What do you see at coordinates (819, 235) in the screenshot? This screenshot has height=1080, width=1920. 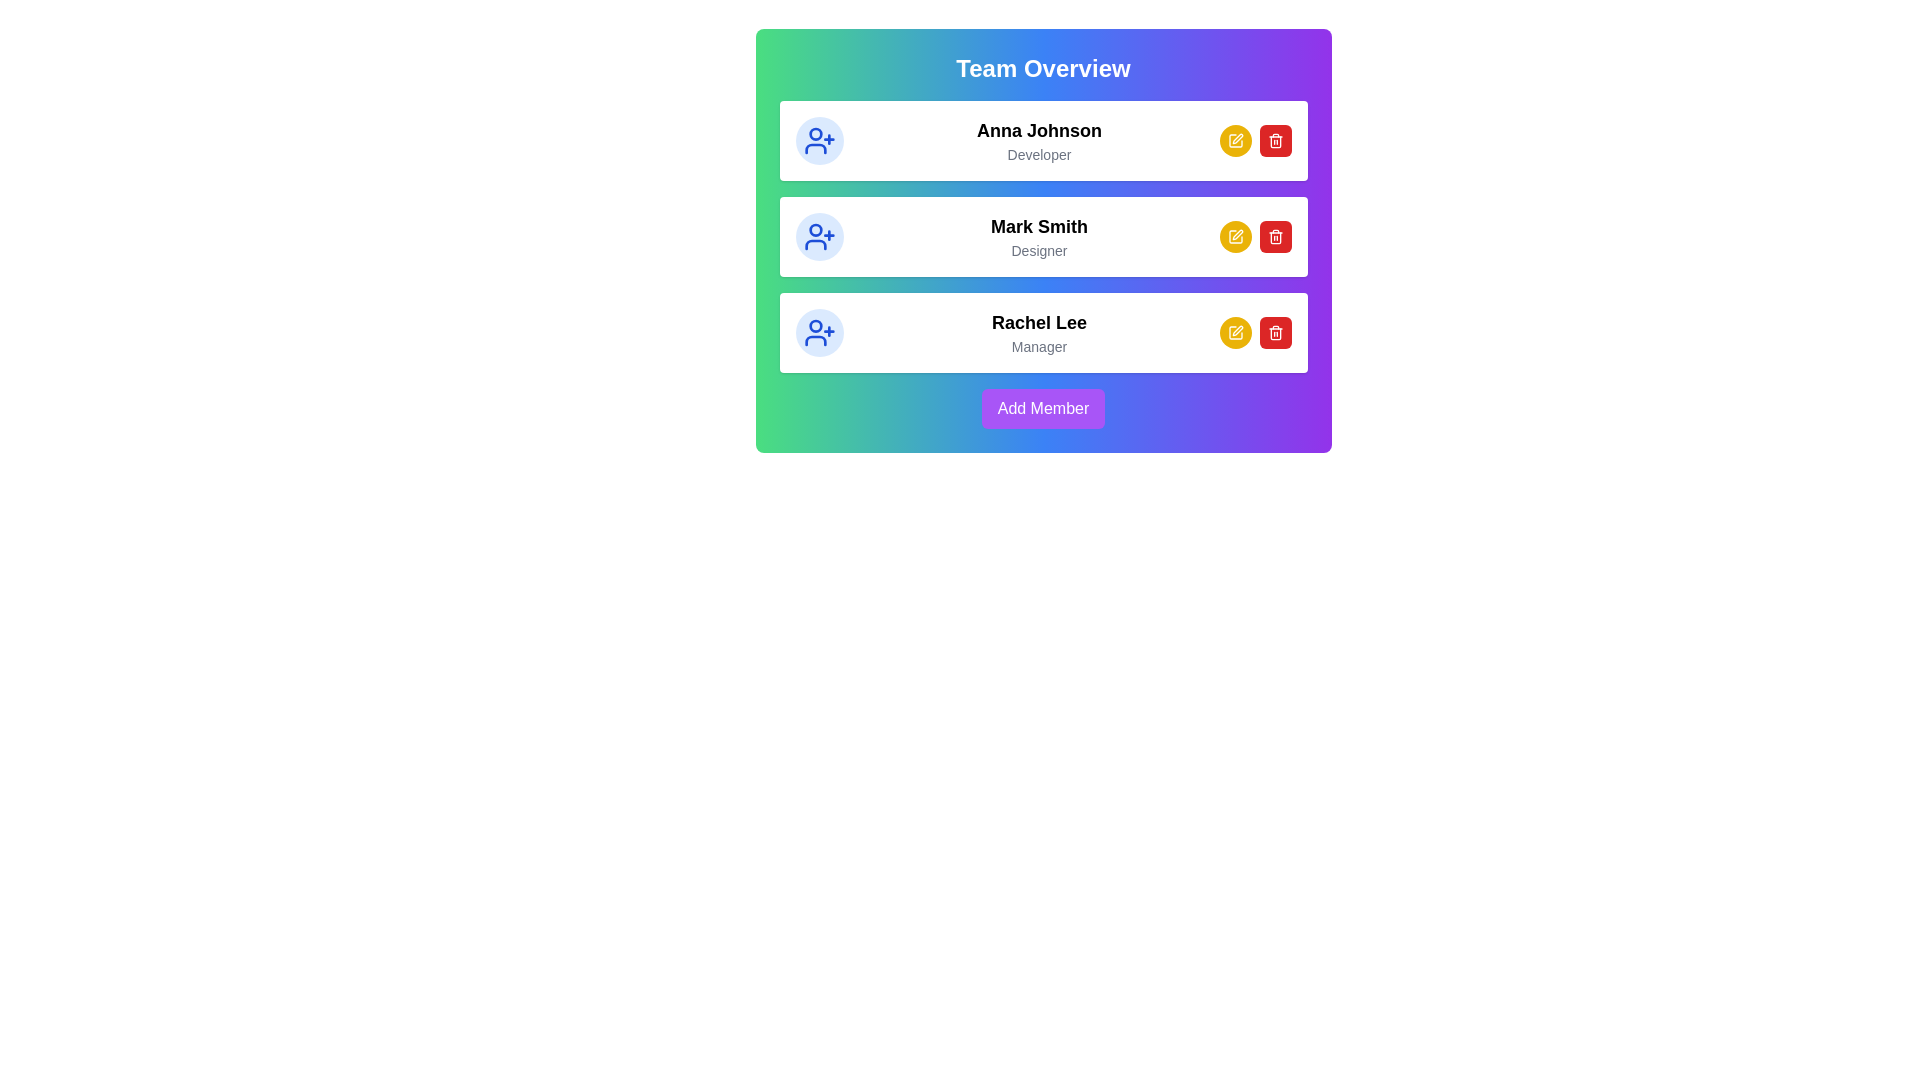 I see `the circular light blue icon with a white plus sign and user profile silhouette located in the upper-left portion of Mark Smith's user profile card` at bounding box center [819, 235].